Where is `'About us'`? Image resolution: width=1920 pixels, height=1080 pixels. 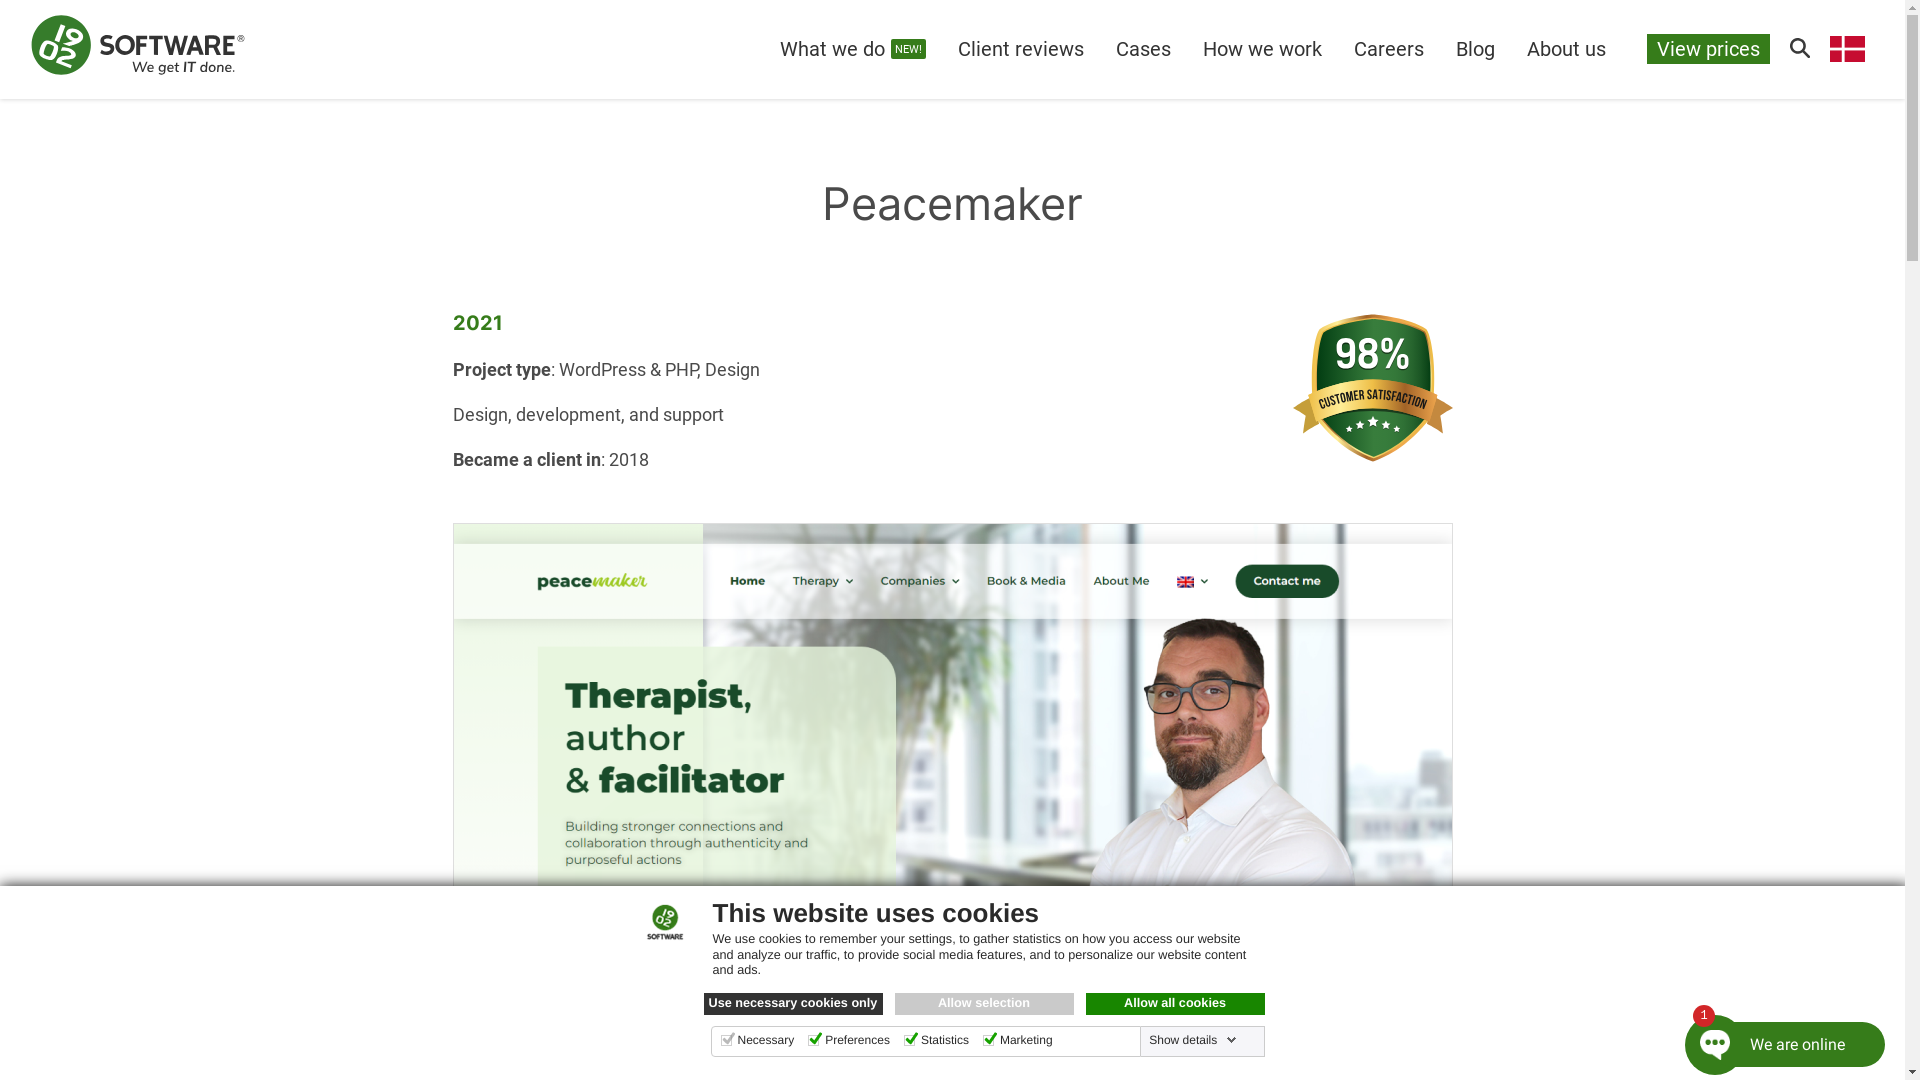 'About us' is located at coordinates (1565, 48).